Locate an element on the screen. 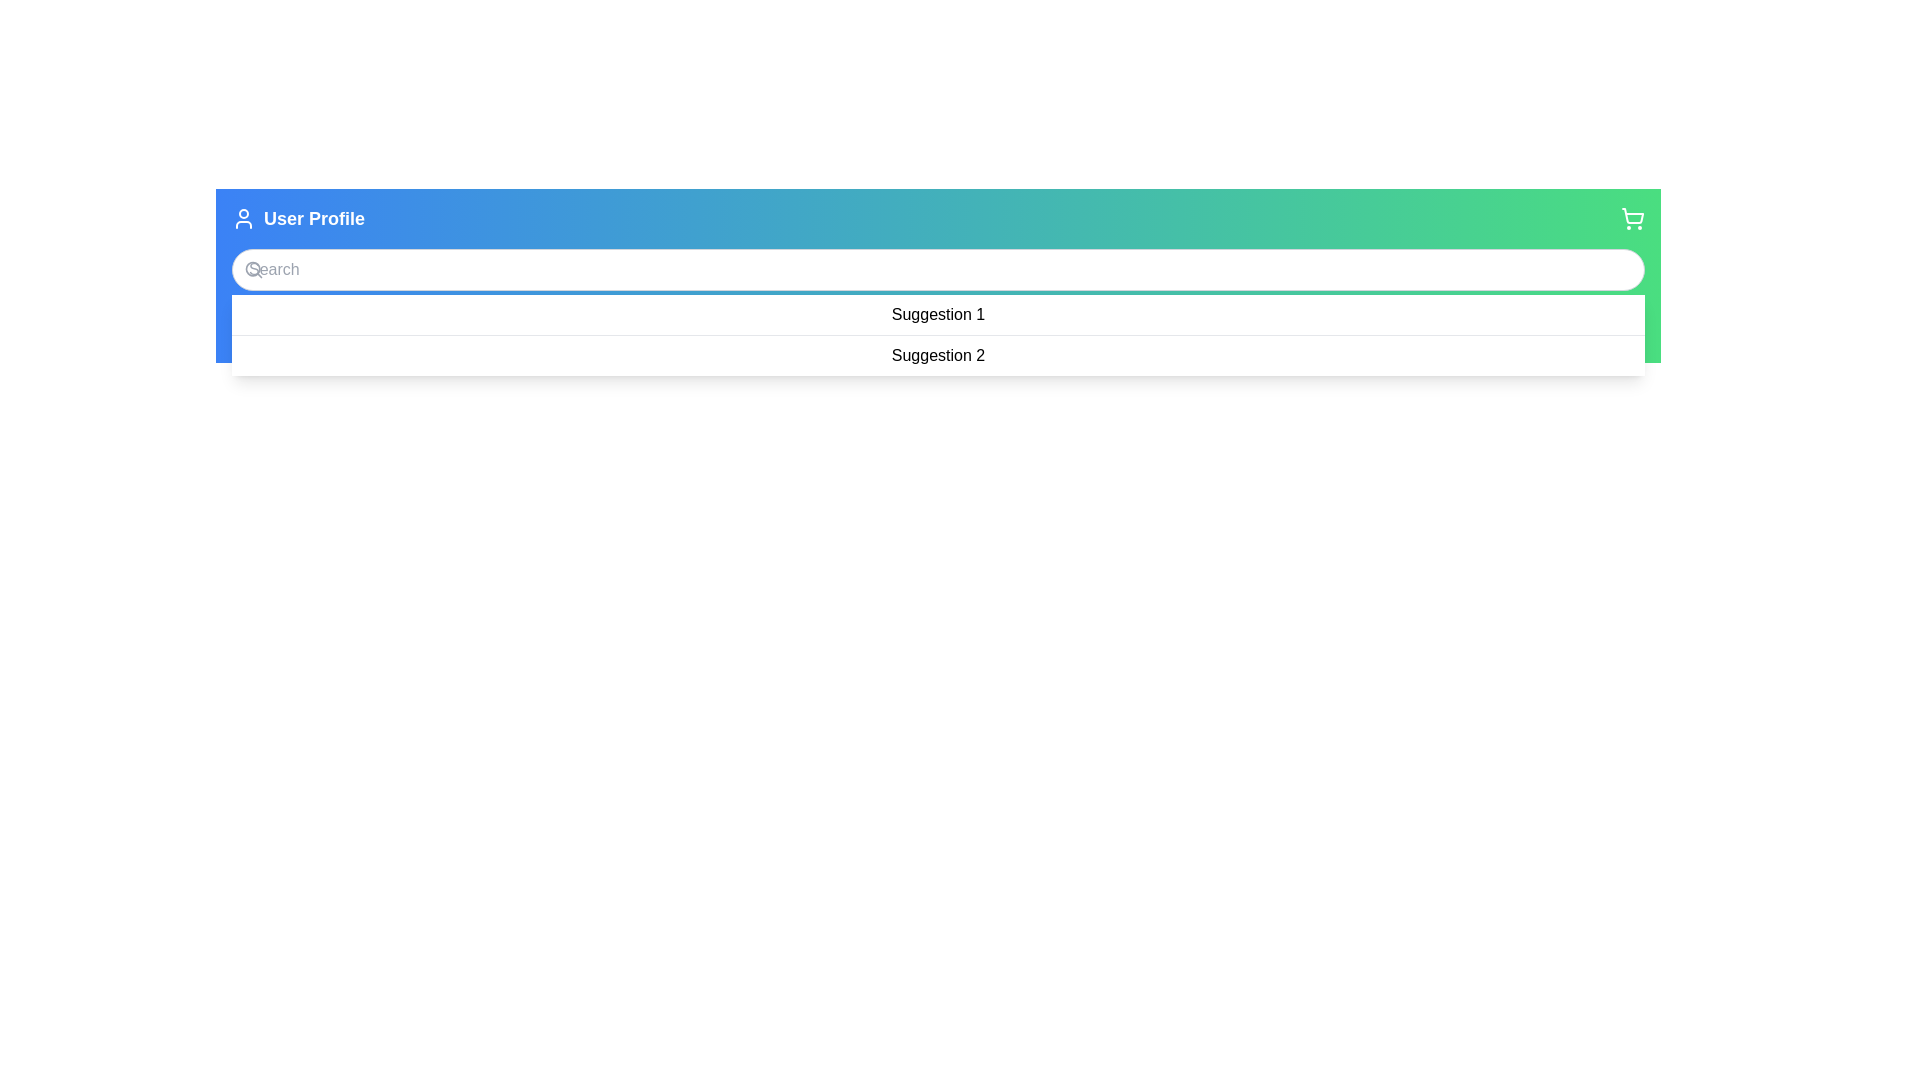  the magnifying glass icon located inside the search field, which indicates the search functionality of the input field is located at coordinates (253, 270).